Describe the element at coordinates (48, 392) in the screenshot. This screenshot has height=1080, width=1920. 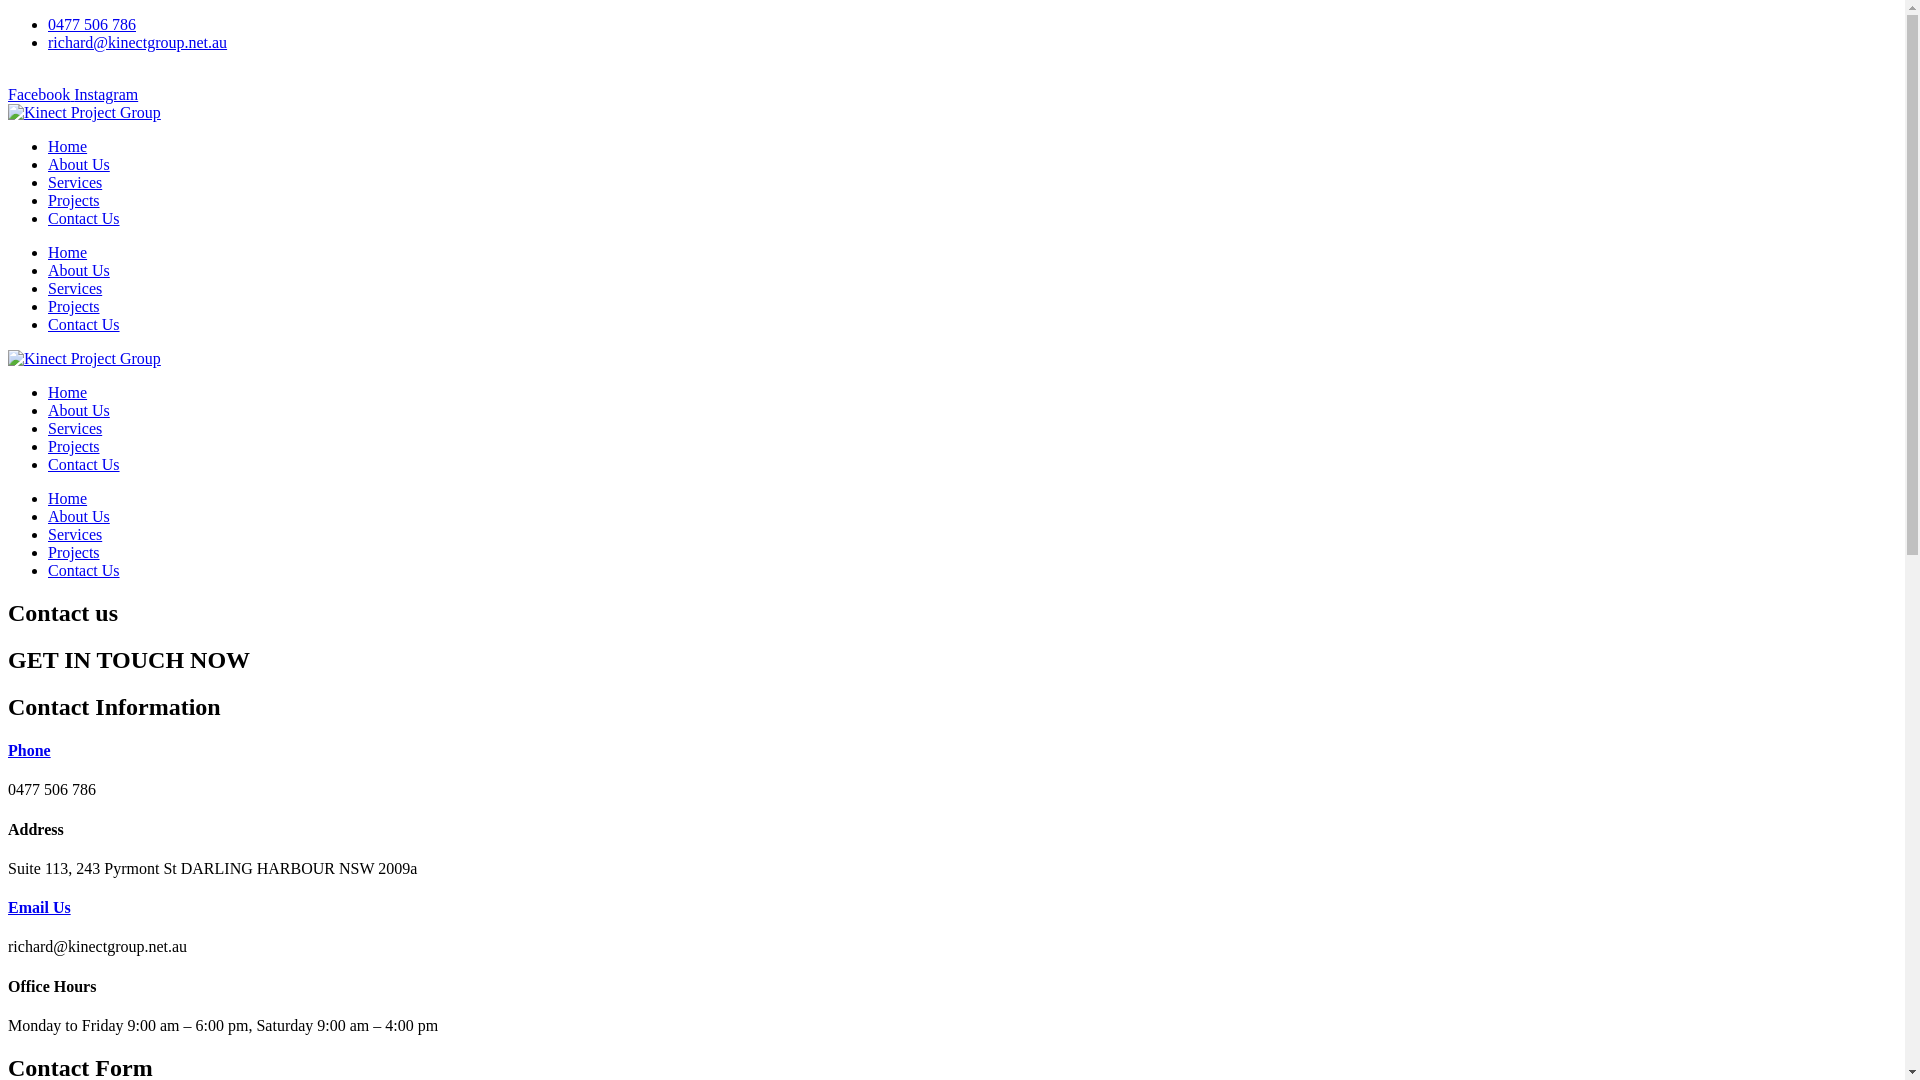
I see `'Home'` at that location.